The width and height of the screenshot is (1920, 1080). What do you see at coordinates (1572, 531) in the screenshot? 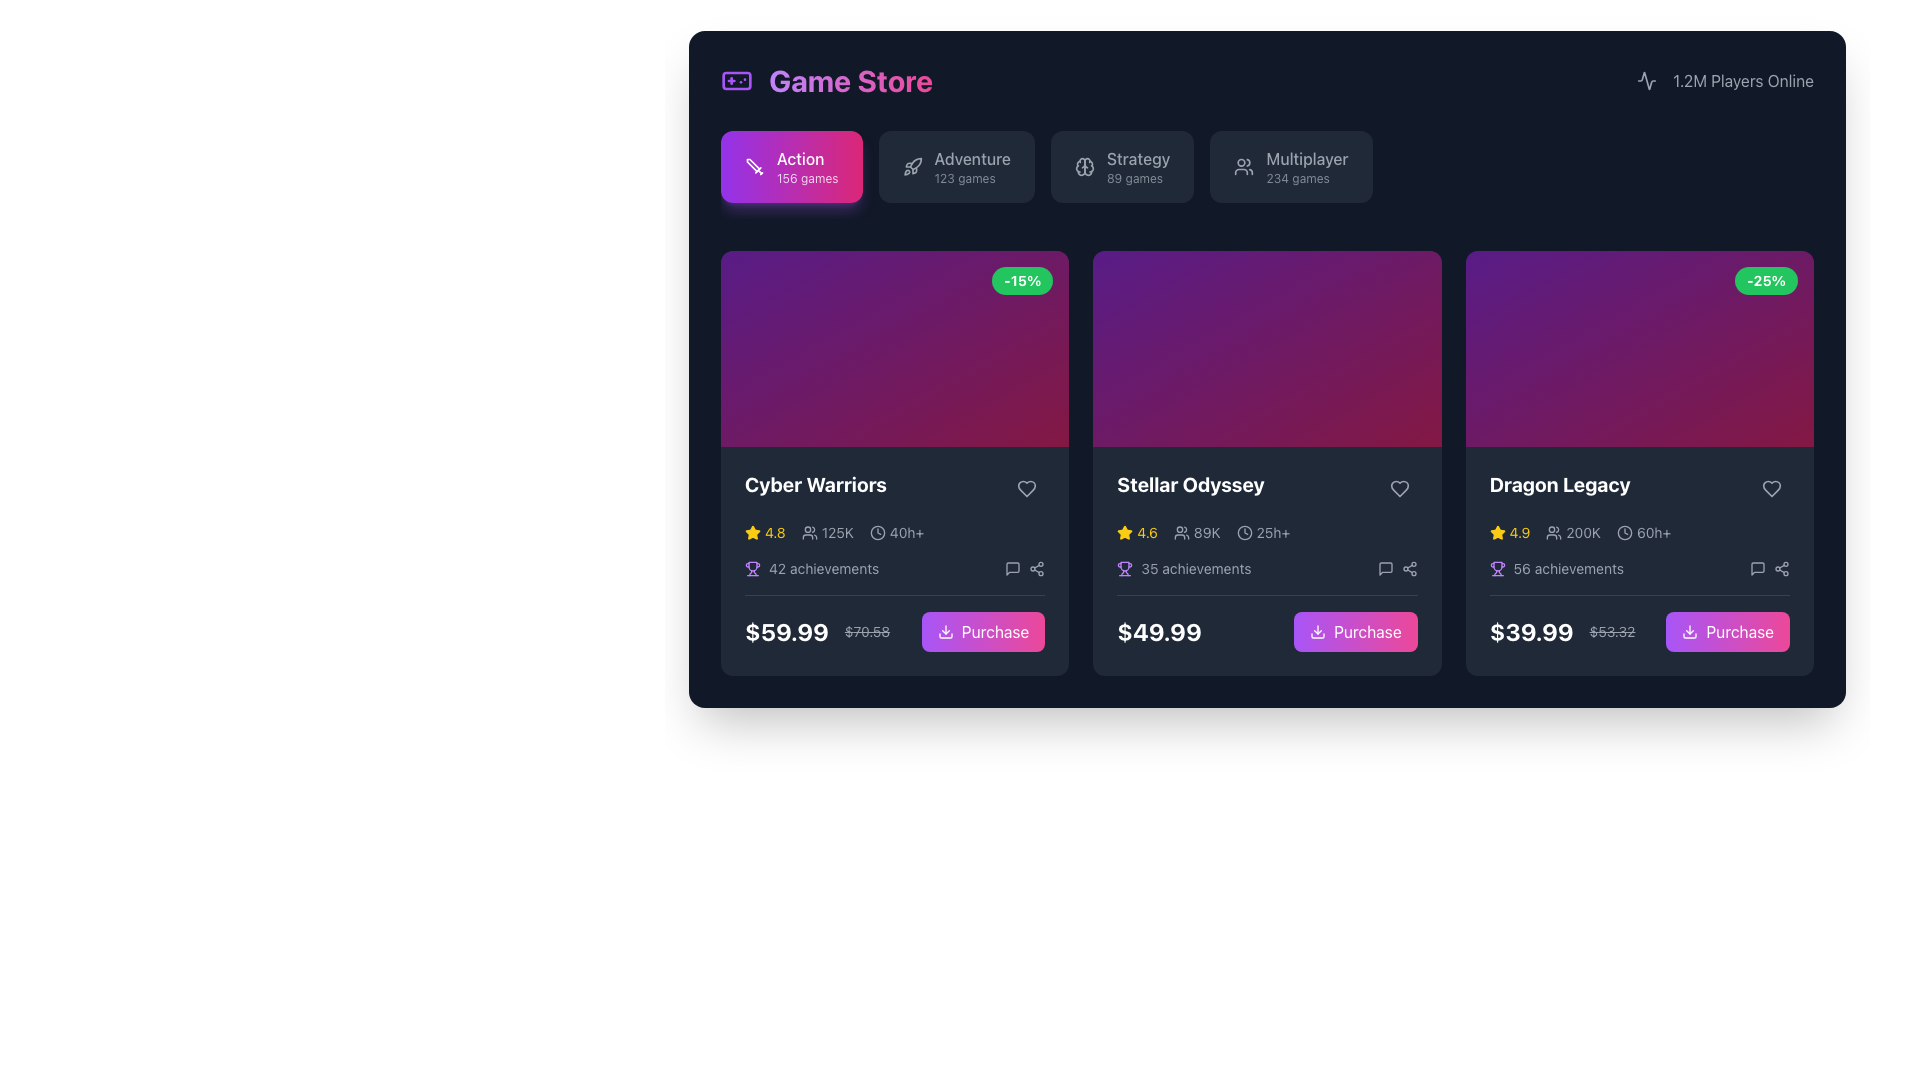
I see `gray text '200K' located next to the user icon in the third card titled 'Dragon Legacy', which is the second item in the row of metadata` at bounding box center [1572, 531].